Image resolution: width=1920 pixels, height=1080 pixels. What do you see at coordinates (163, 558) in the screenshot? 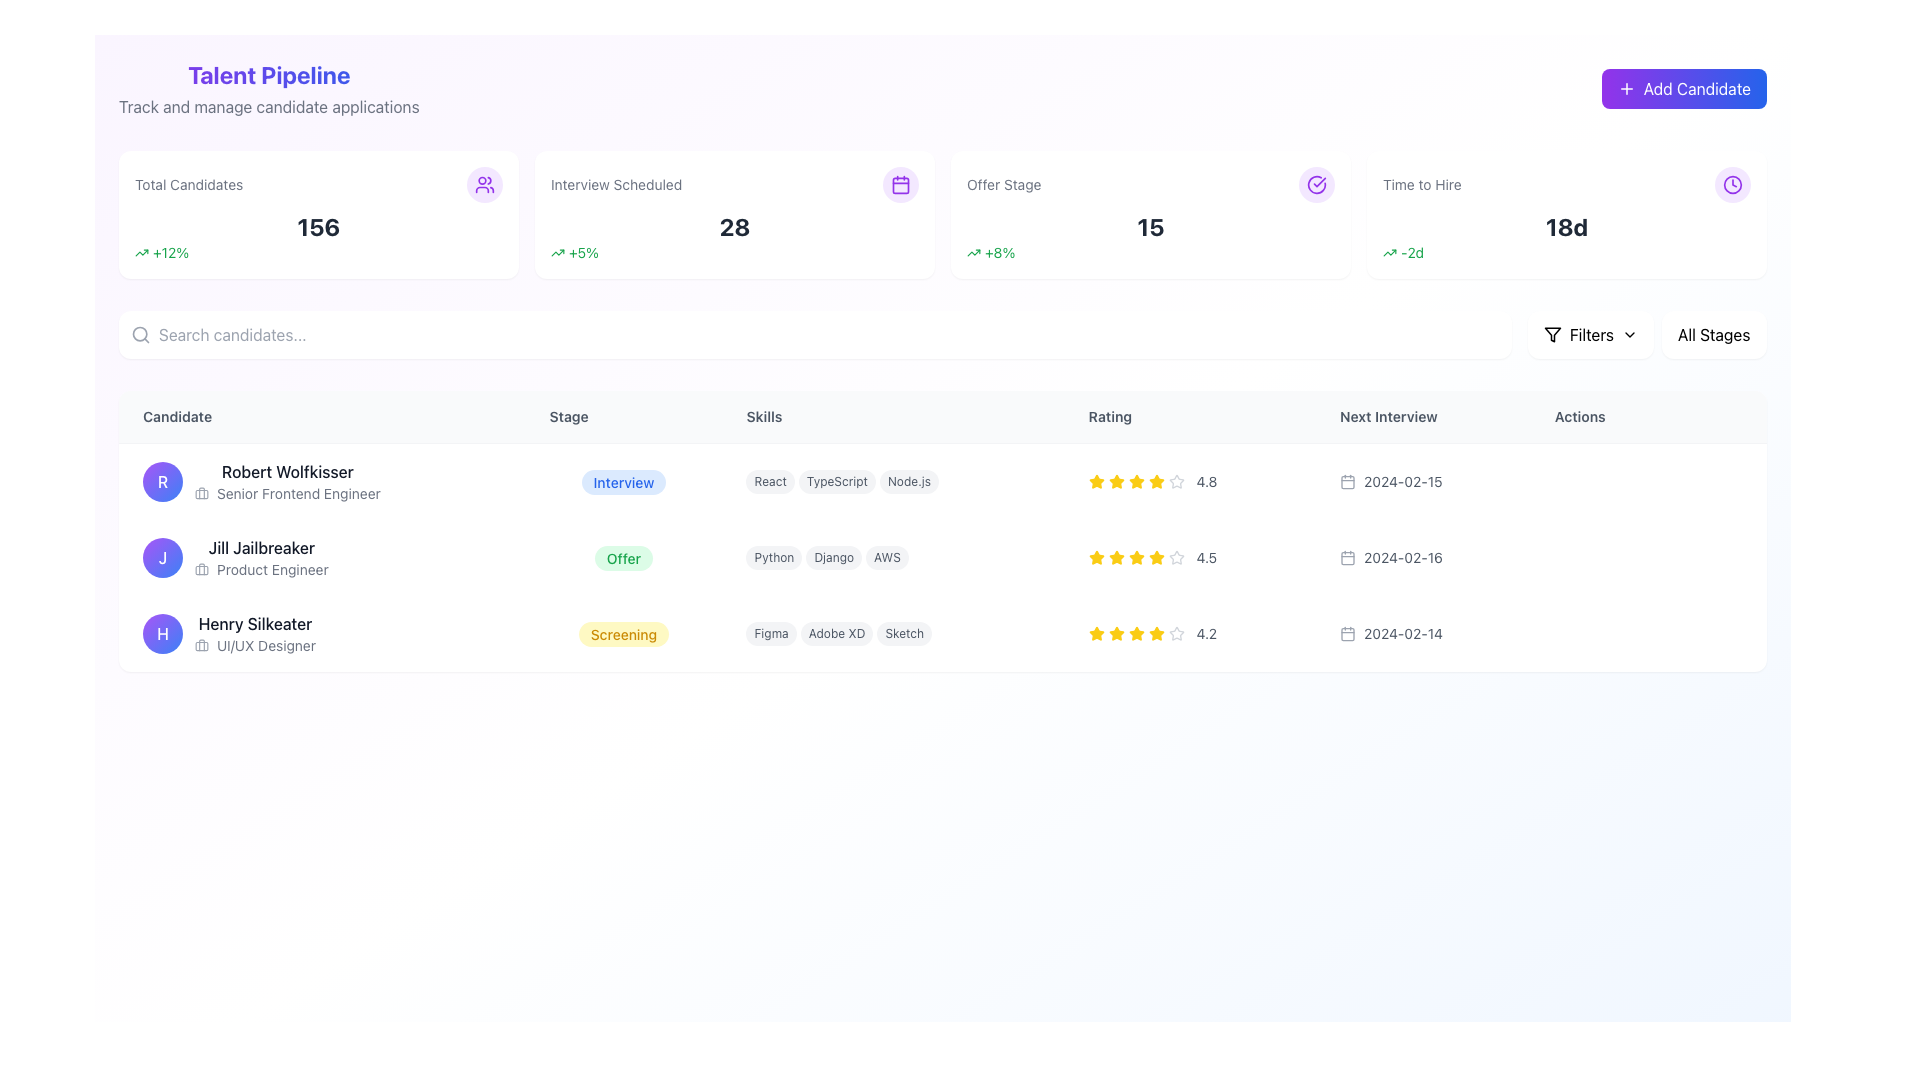
I see `the circular badge with a gradient background and the character 'J' in white, located next to 'Jill Jailbreaker' in the candidate list` at bounding box center [163, 558].